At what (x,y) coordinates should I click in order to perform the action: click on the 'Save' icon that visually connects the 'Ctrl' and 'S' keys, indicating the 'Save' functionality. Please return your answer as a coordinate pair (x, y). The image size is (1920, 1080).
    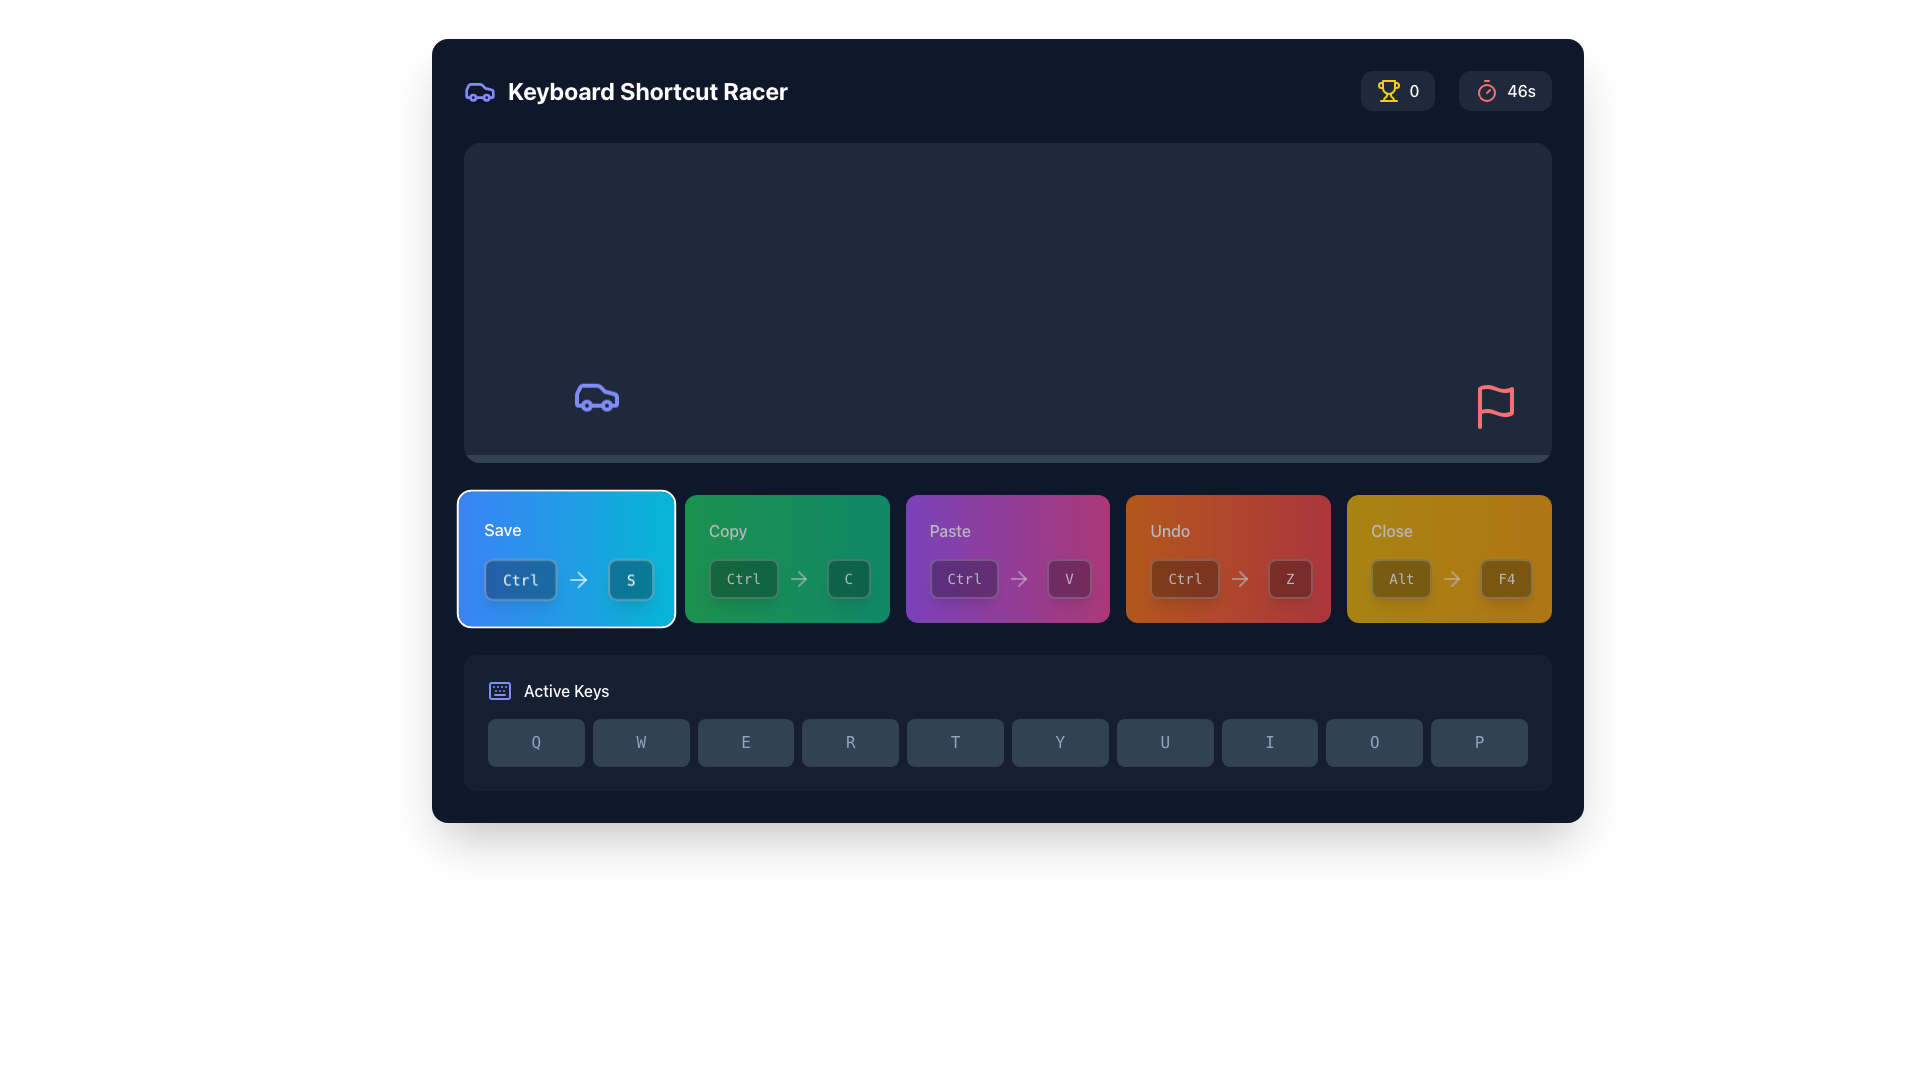
    Looking at the image, I should click on (577, 579).